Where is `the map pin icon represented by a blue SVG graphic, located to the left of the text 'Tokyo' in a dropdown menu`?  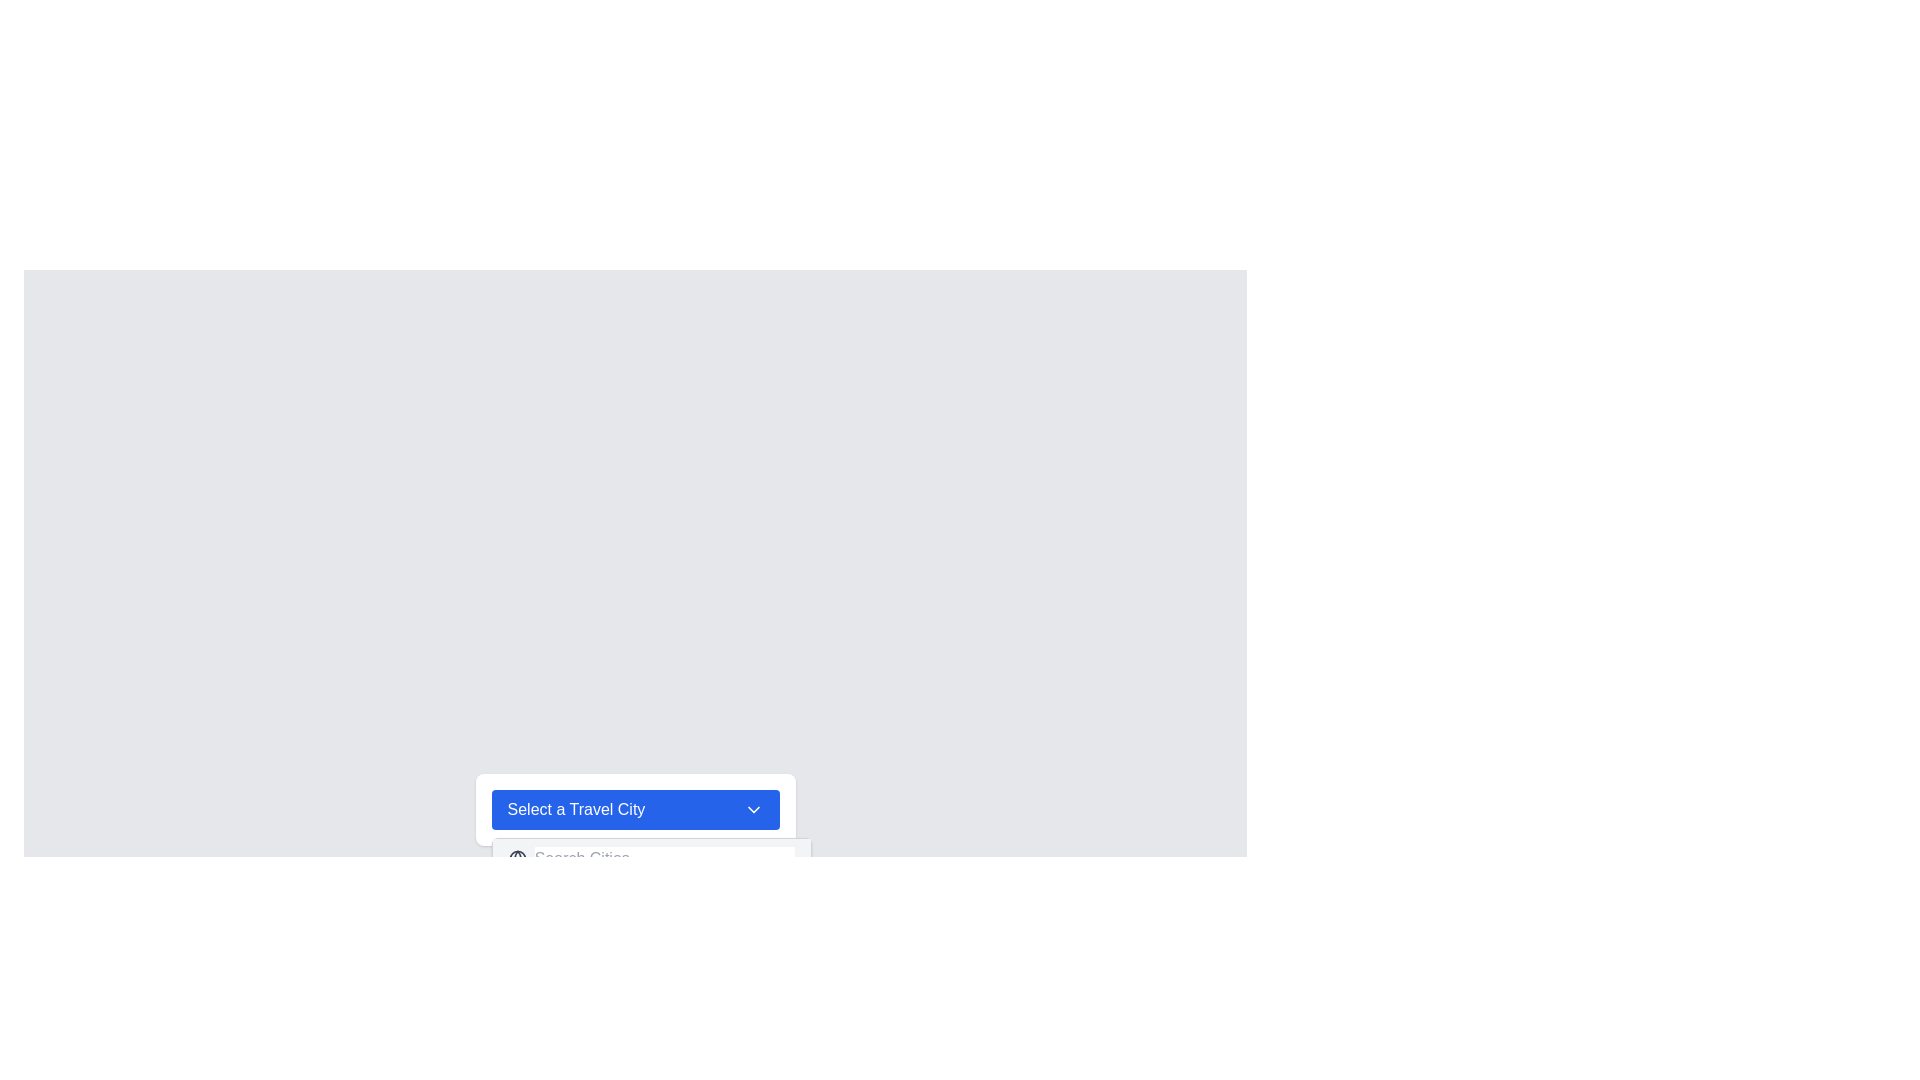 the map pin icon represented by a blue SVG graphic, located to the left of the text 'Tokyo' in a dropdown menu is located at coordinates (526, 946).